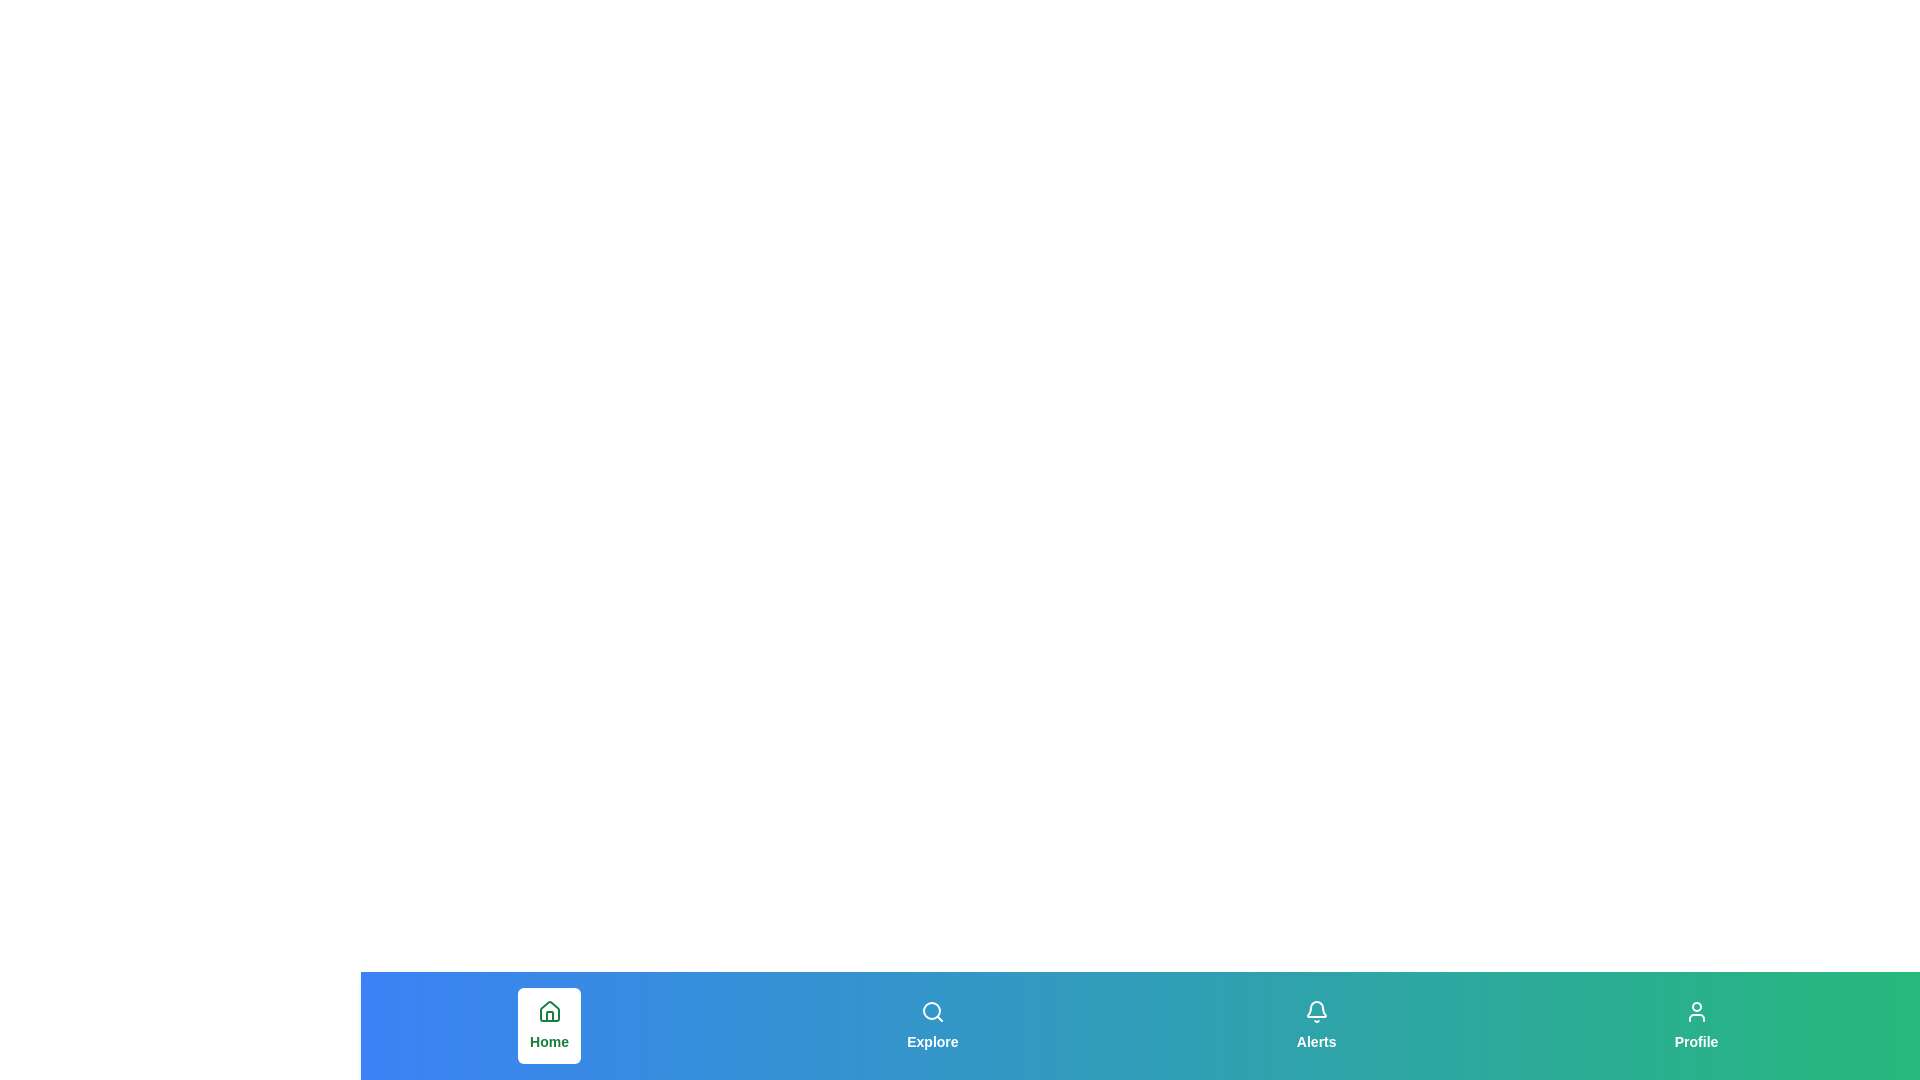 The width and height of the screenshot is (1920, 1080). I want to click on the button labeled 'Explore' to observe its hover effect, so click(931, 1026).